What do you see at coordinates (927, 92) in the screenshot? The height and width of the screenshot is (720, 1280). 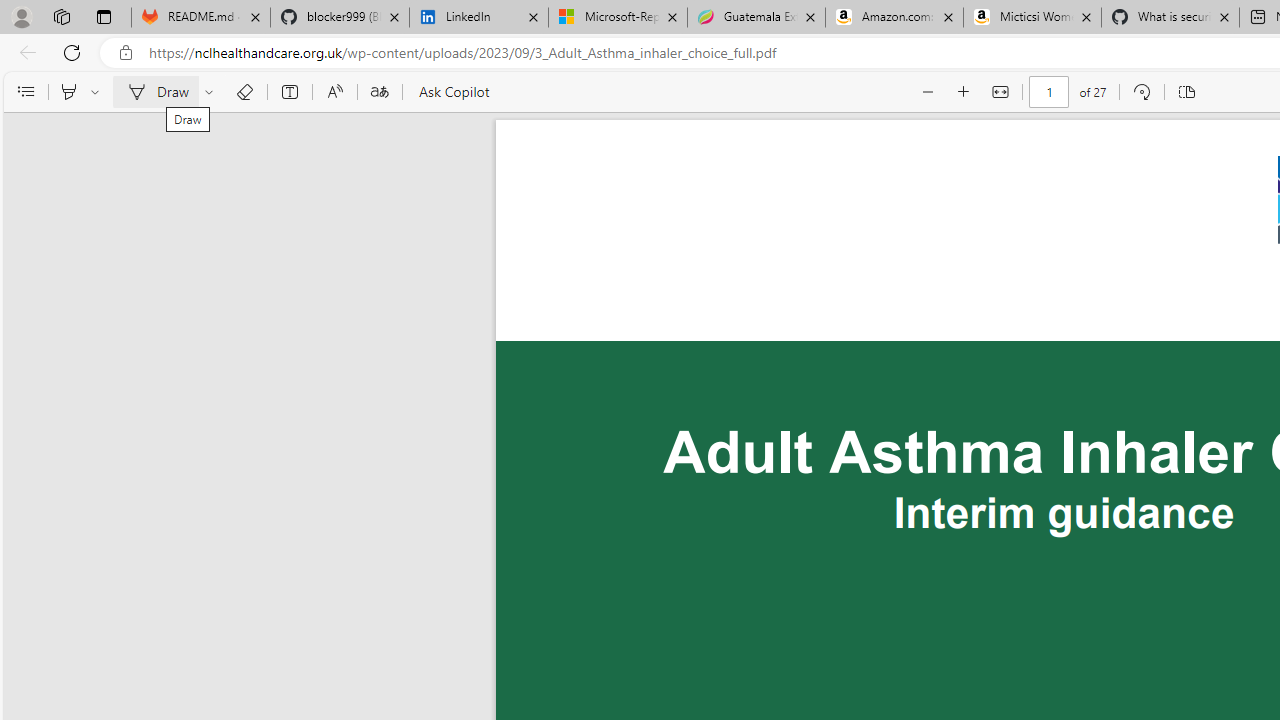 I see `'Zoom out (Ctrl+Minus key)'` at bounding box center [927, 92].